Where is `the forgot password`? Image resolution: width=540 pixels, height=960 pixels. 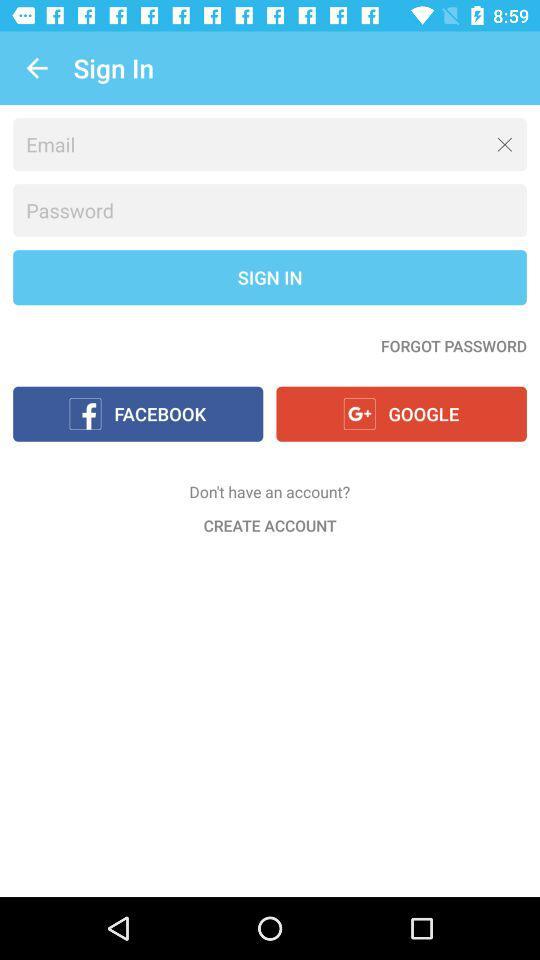
the forgot password is located at coordinates (453, 345).